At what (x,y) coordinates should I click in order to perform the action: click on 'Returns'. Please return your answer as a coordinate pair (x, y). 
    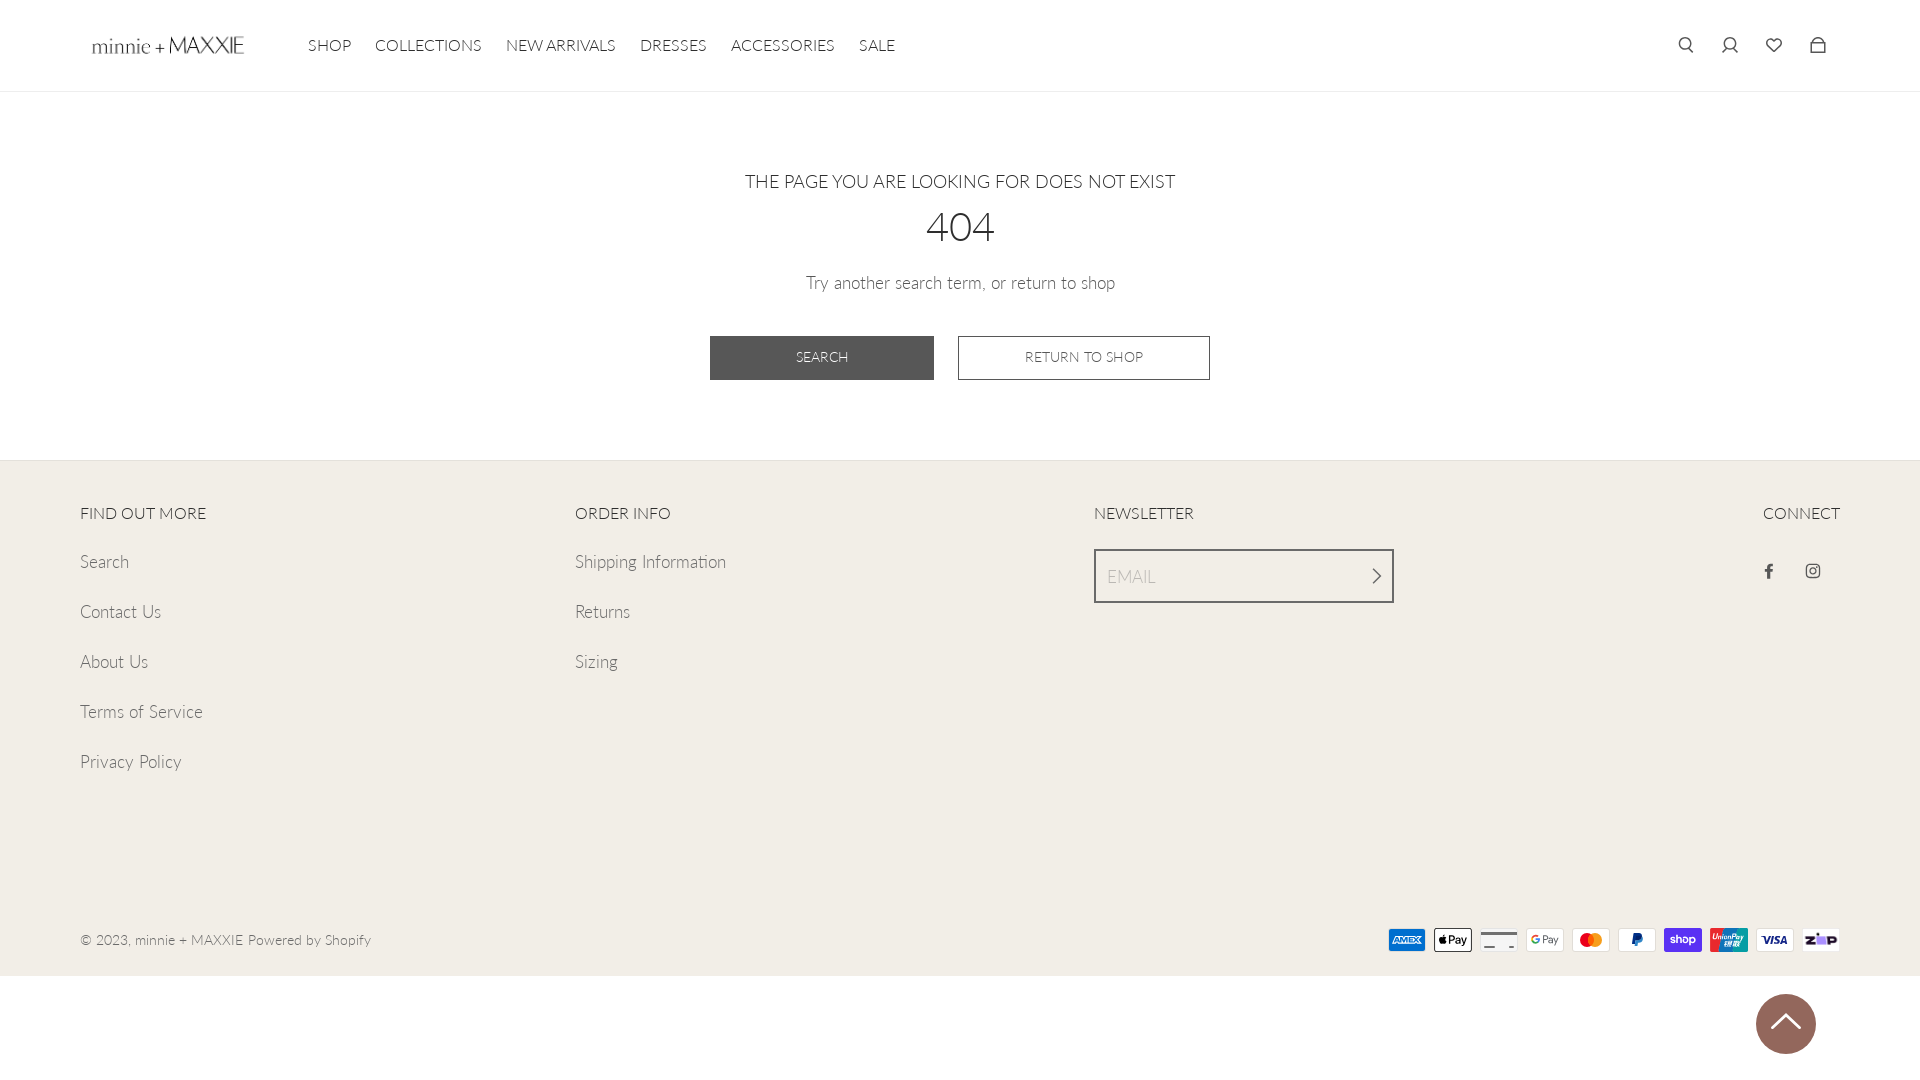
    Looking at the image, I should click on (601, 611).